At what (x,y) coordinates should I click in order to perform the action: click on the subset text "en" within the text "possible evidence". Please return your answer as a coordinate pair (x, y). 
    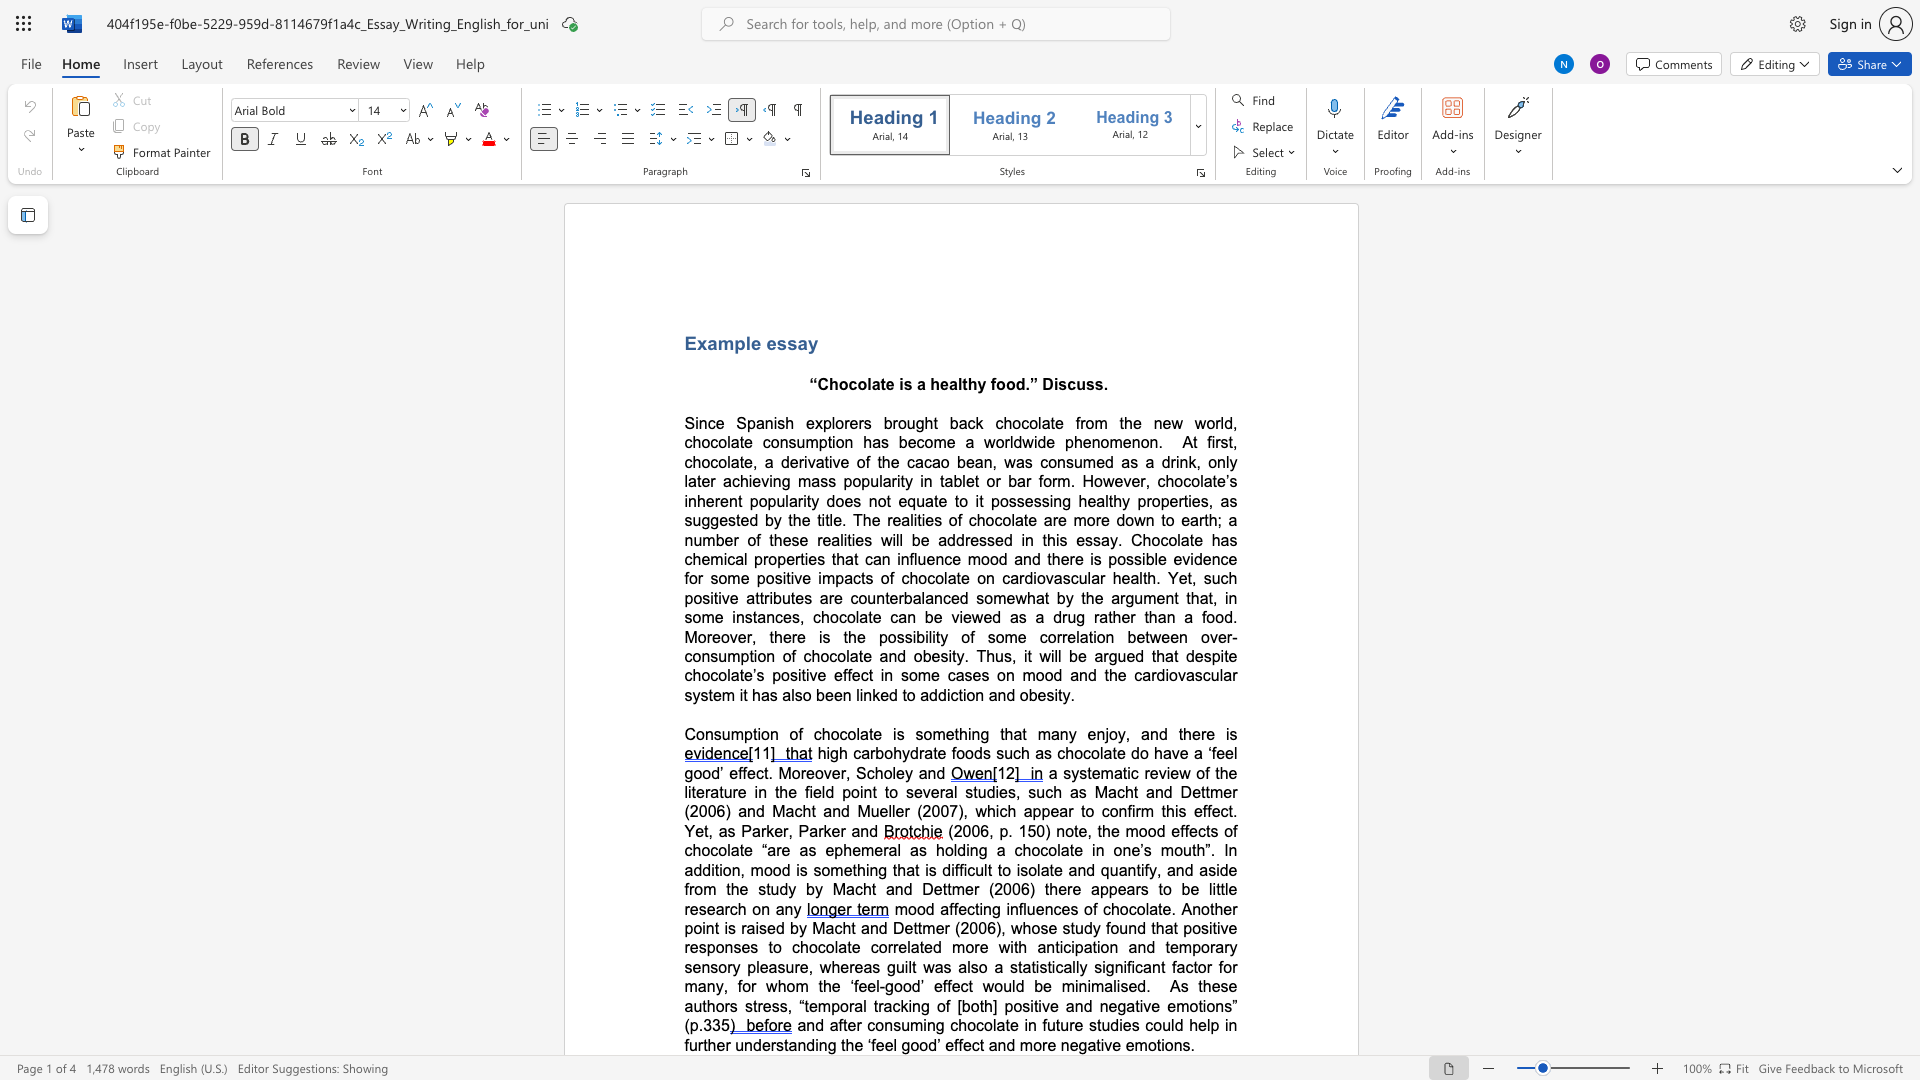
    Looking at the image, I should click on (1201, 559).